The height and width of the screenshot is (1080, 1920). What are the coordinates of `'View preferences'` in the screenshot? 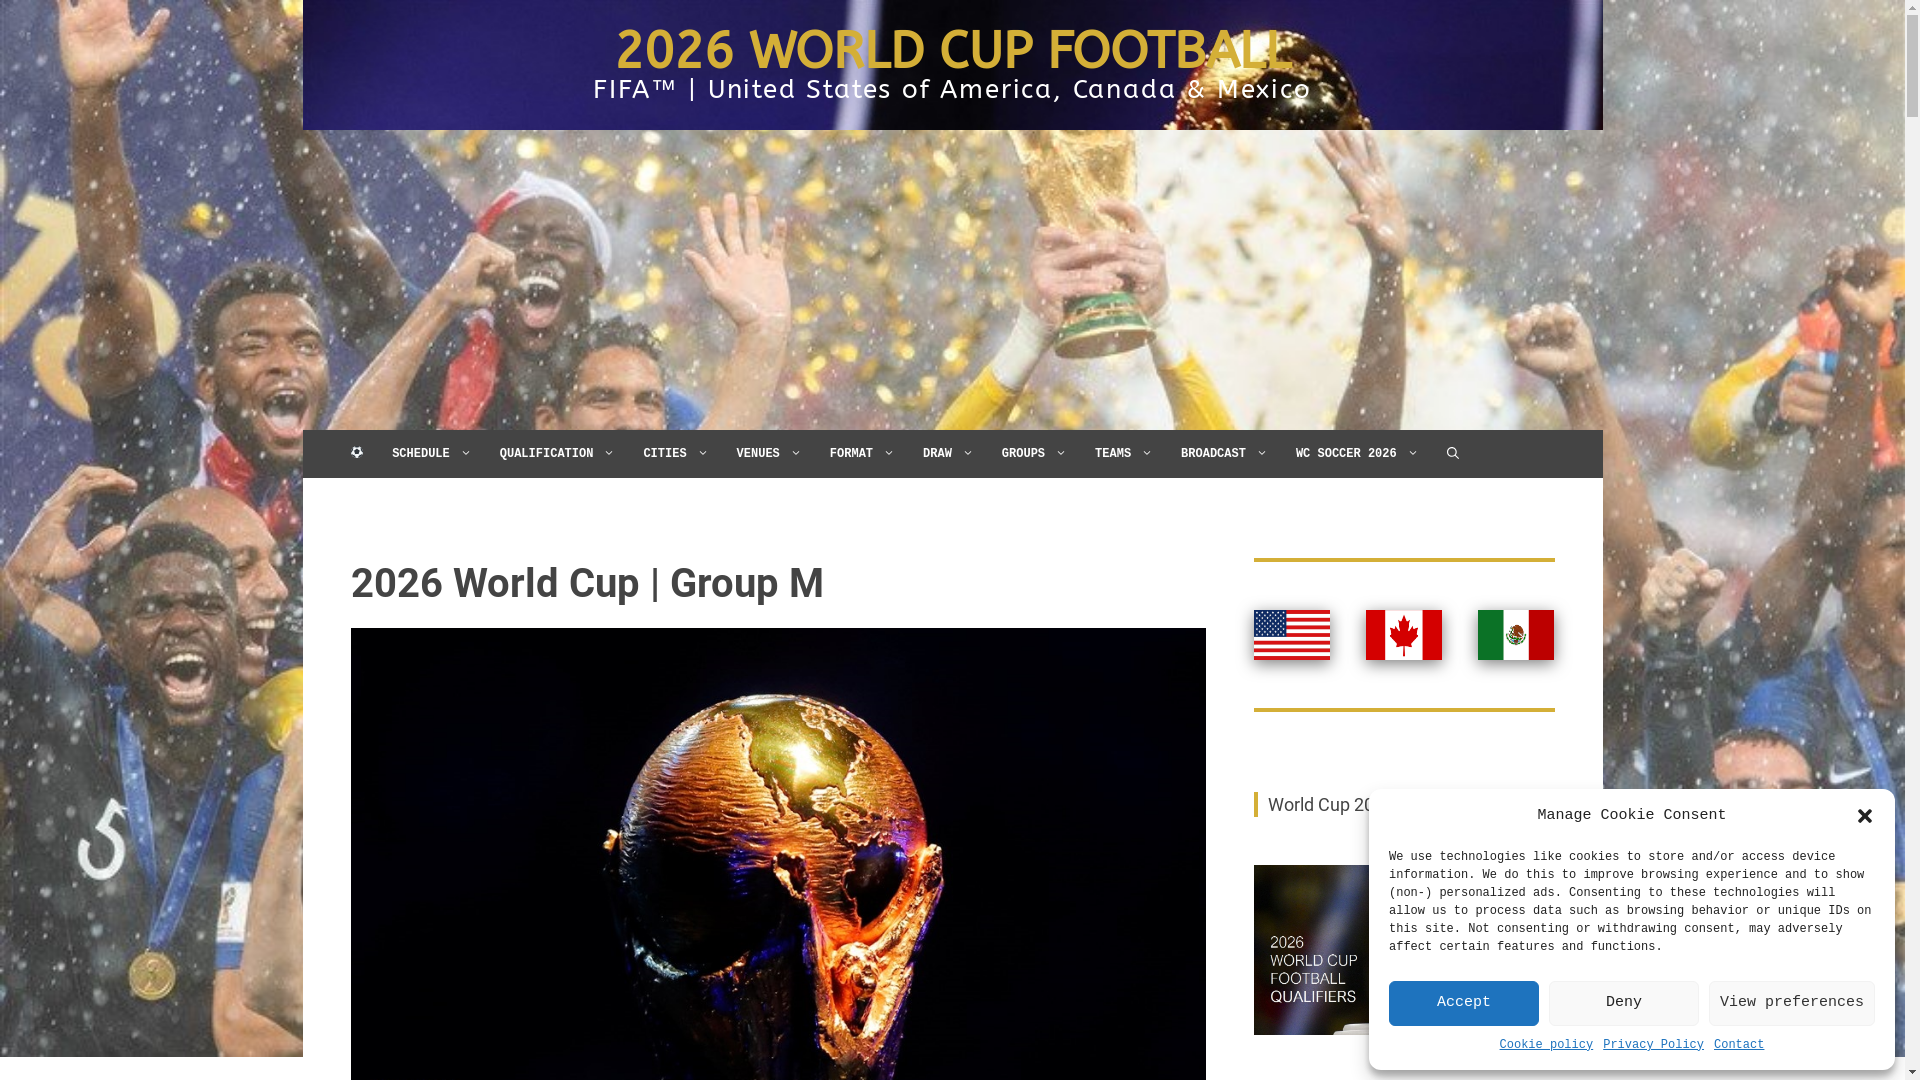 It's located at (1791, 1003).